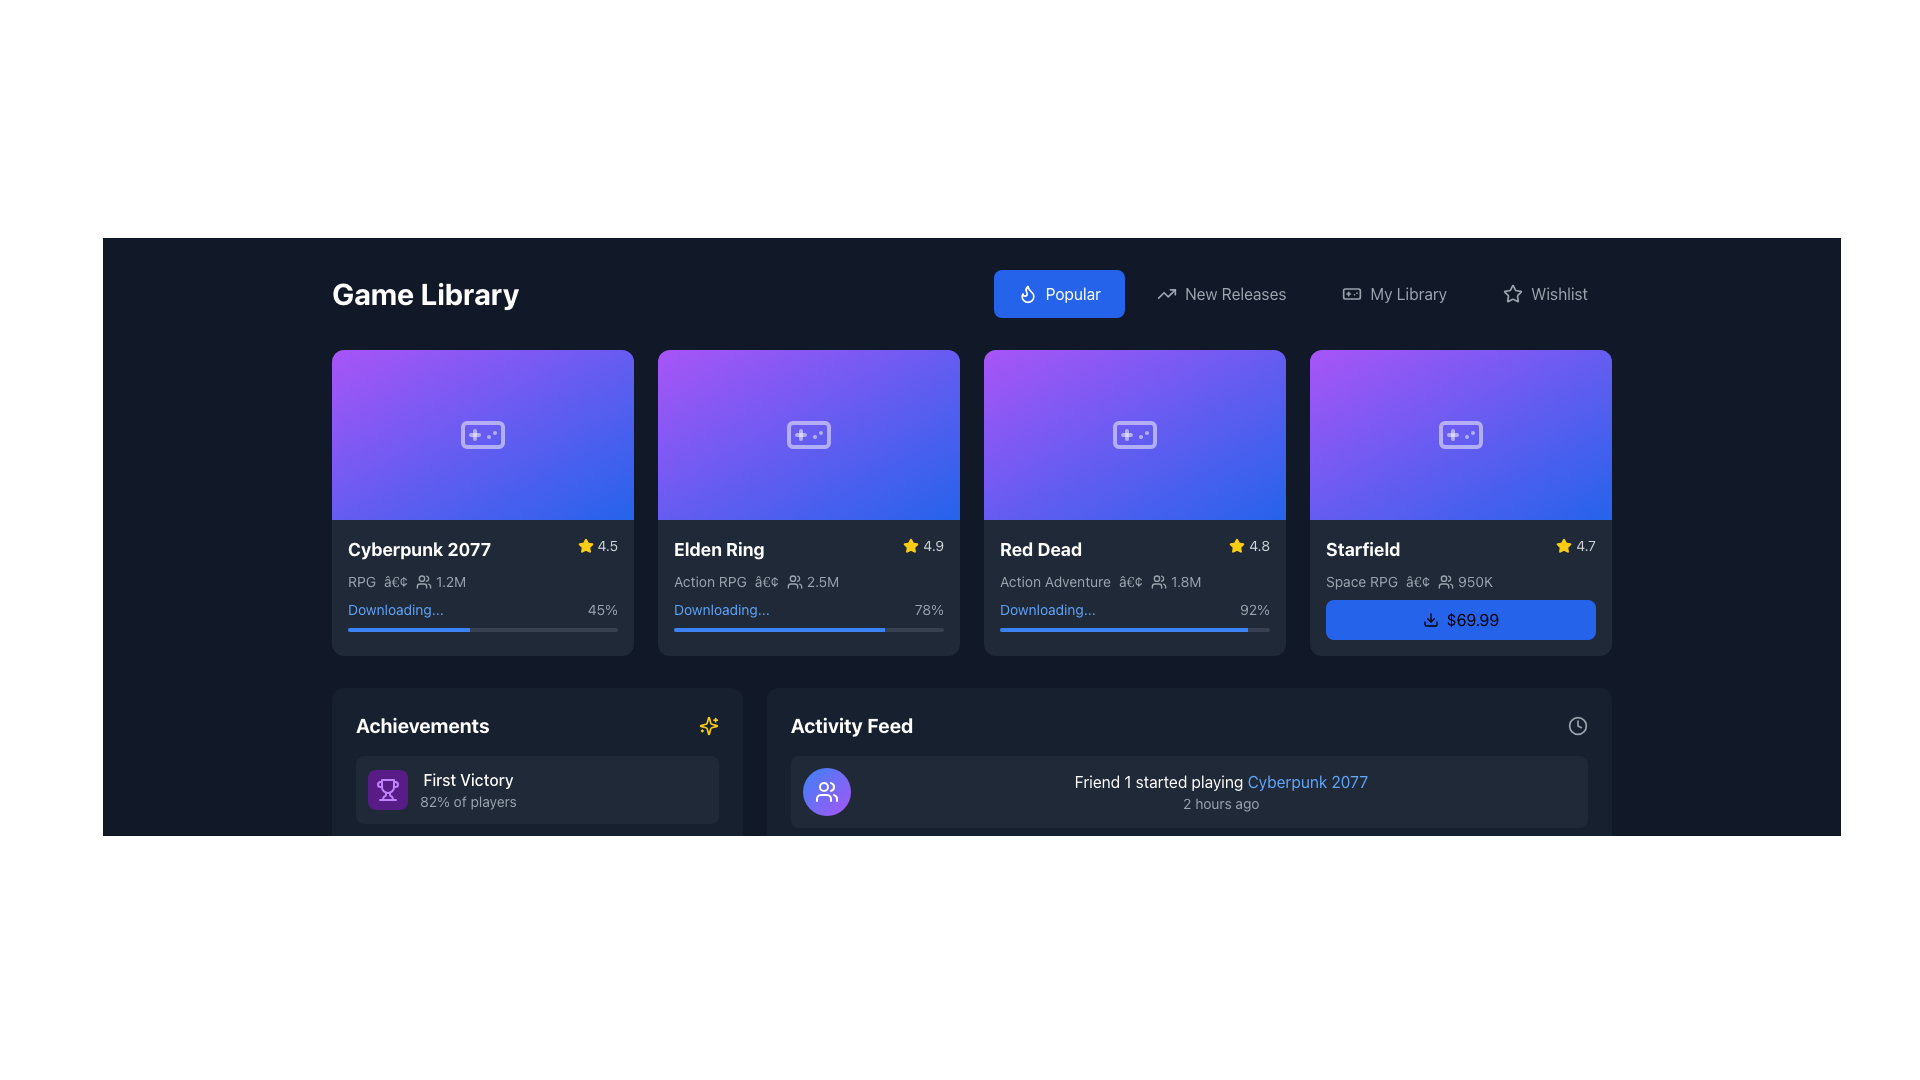 The image size is (1920, 1080). I want to click on the text metadata description labeled 'Action Adventure' with the accompanying icon, located beneath the title 'Red Dead' and above 'Downloading...92%', so click(1134, 581).